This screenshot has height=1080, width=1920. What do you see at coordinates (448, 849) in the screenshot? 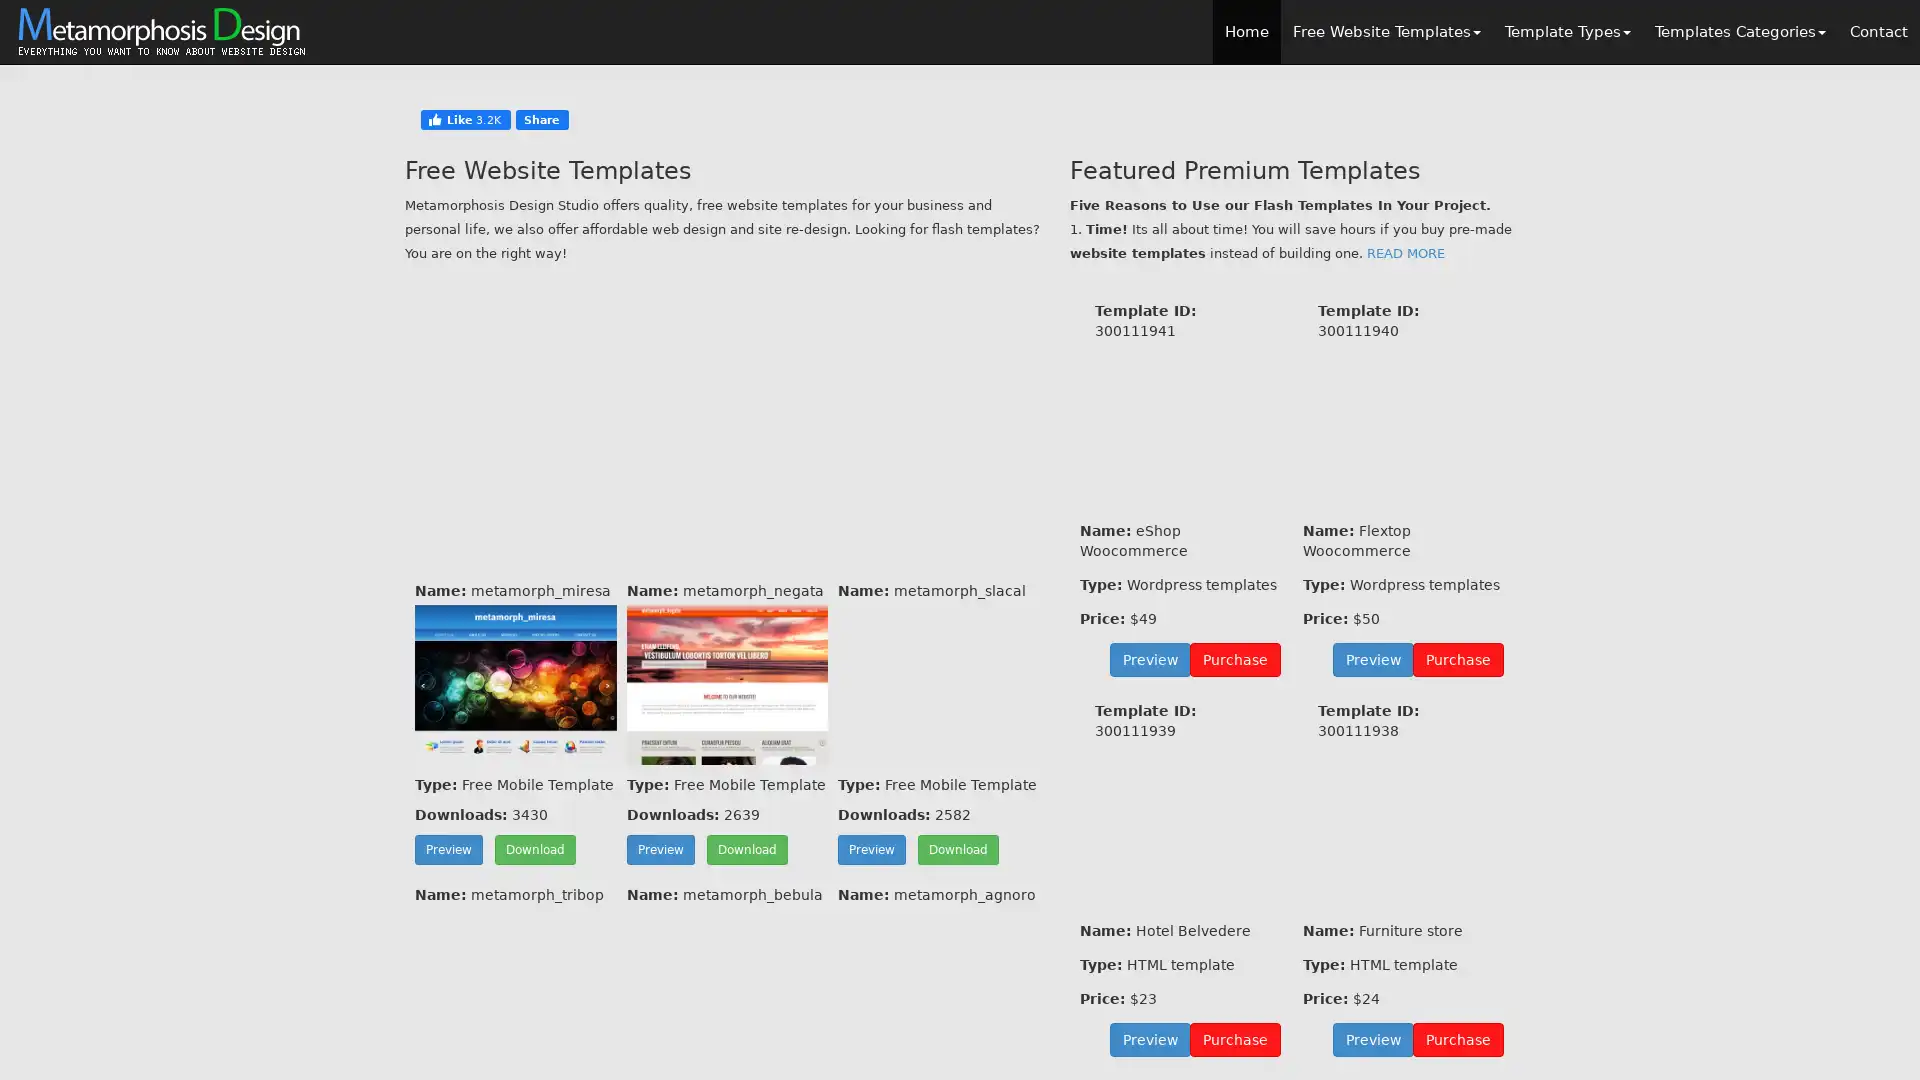
I see `Preview` at bounding box center [448, 849].